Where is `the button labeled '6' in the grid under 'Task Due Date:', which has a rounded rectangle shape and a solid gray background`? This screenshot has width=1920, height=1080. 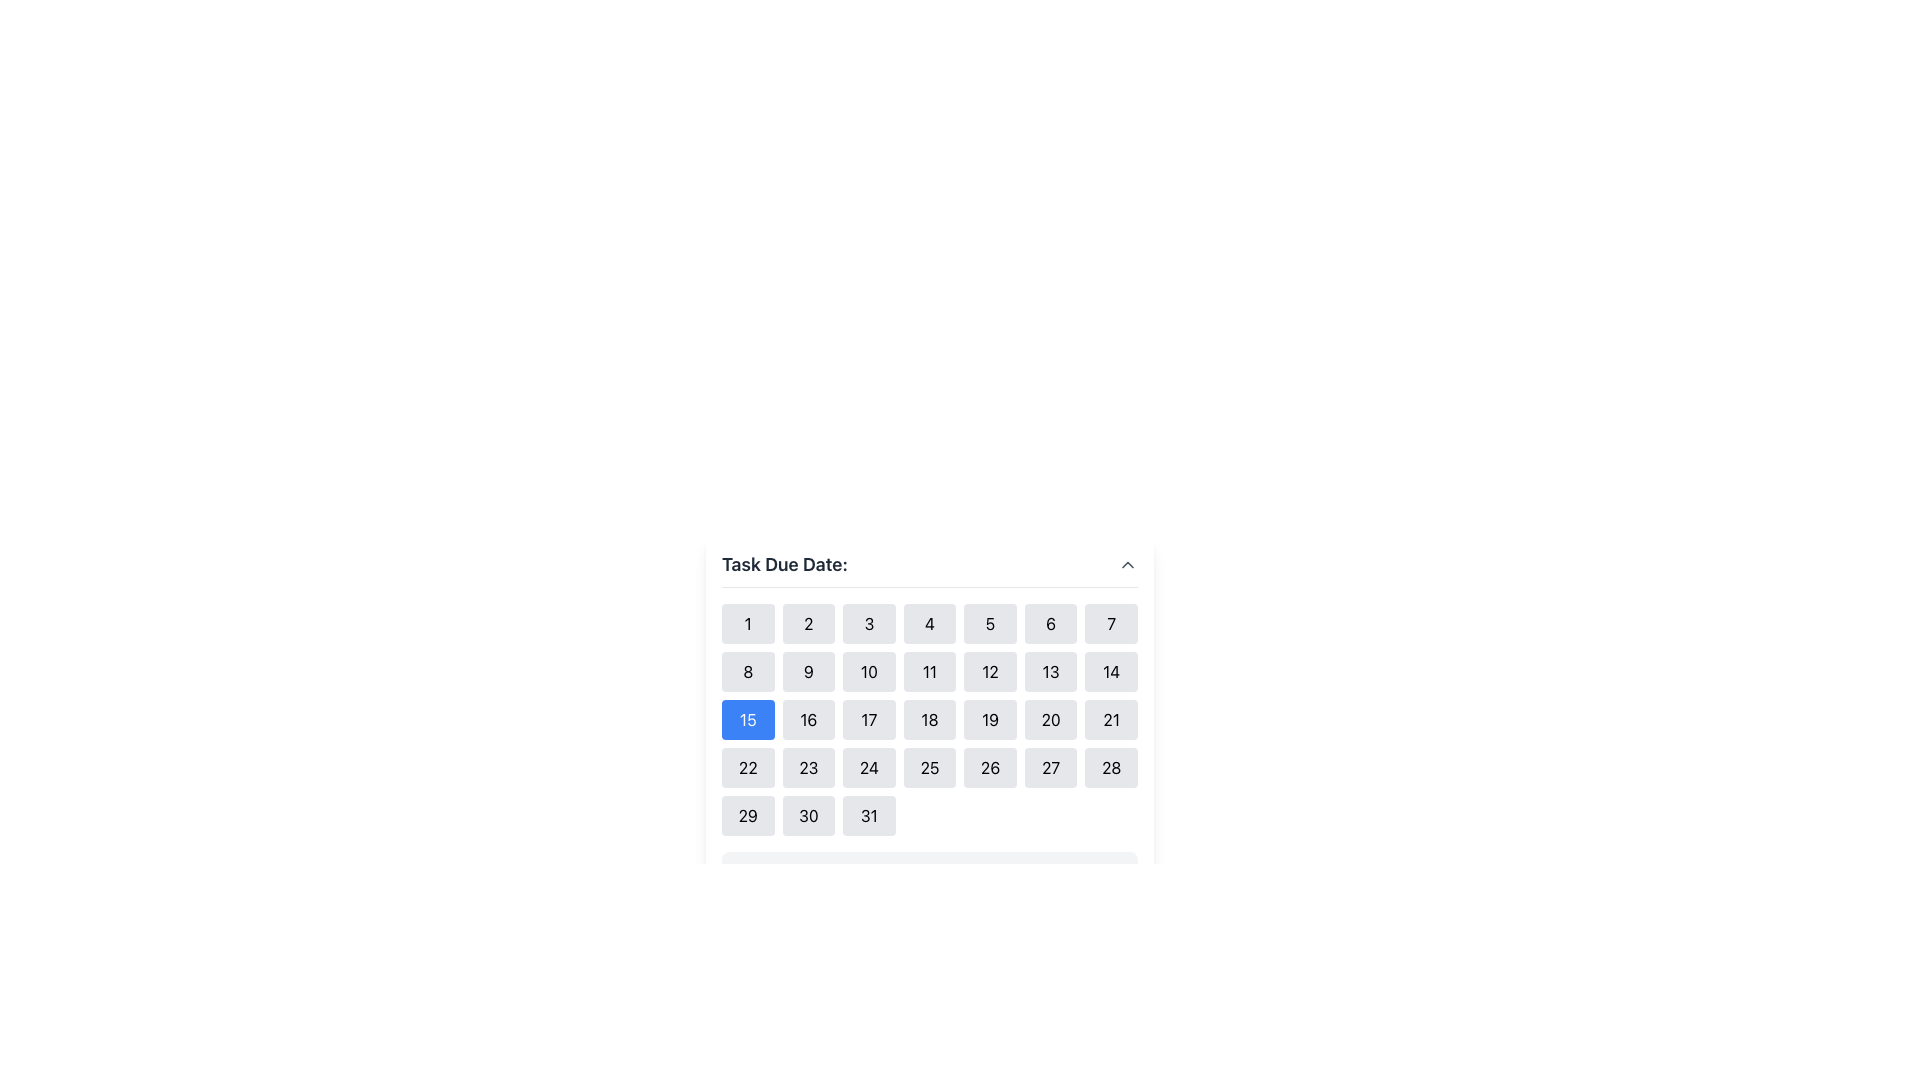 the button labeled '6' in the grid under 'Task Due Date:', which has a rounded rectangle shape and a solid gray background is located at coordinates (1050, 623).